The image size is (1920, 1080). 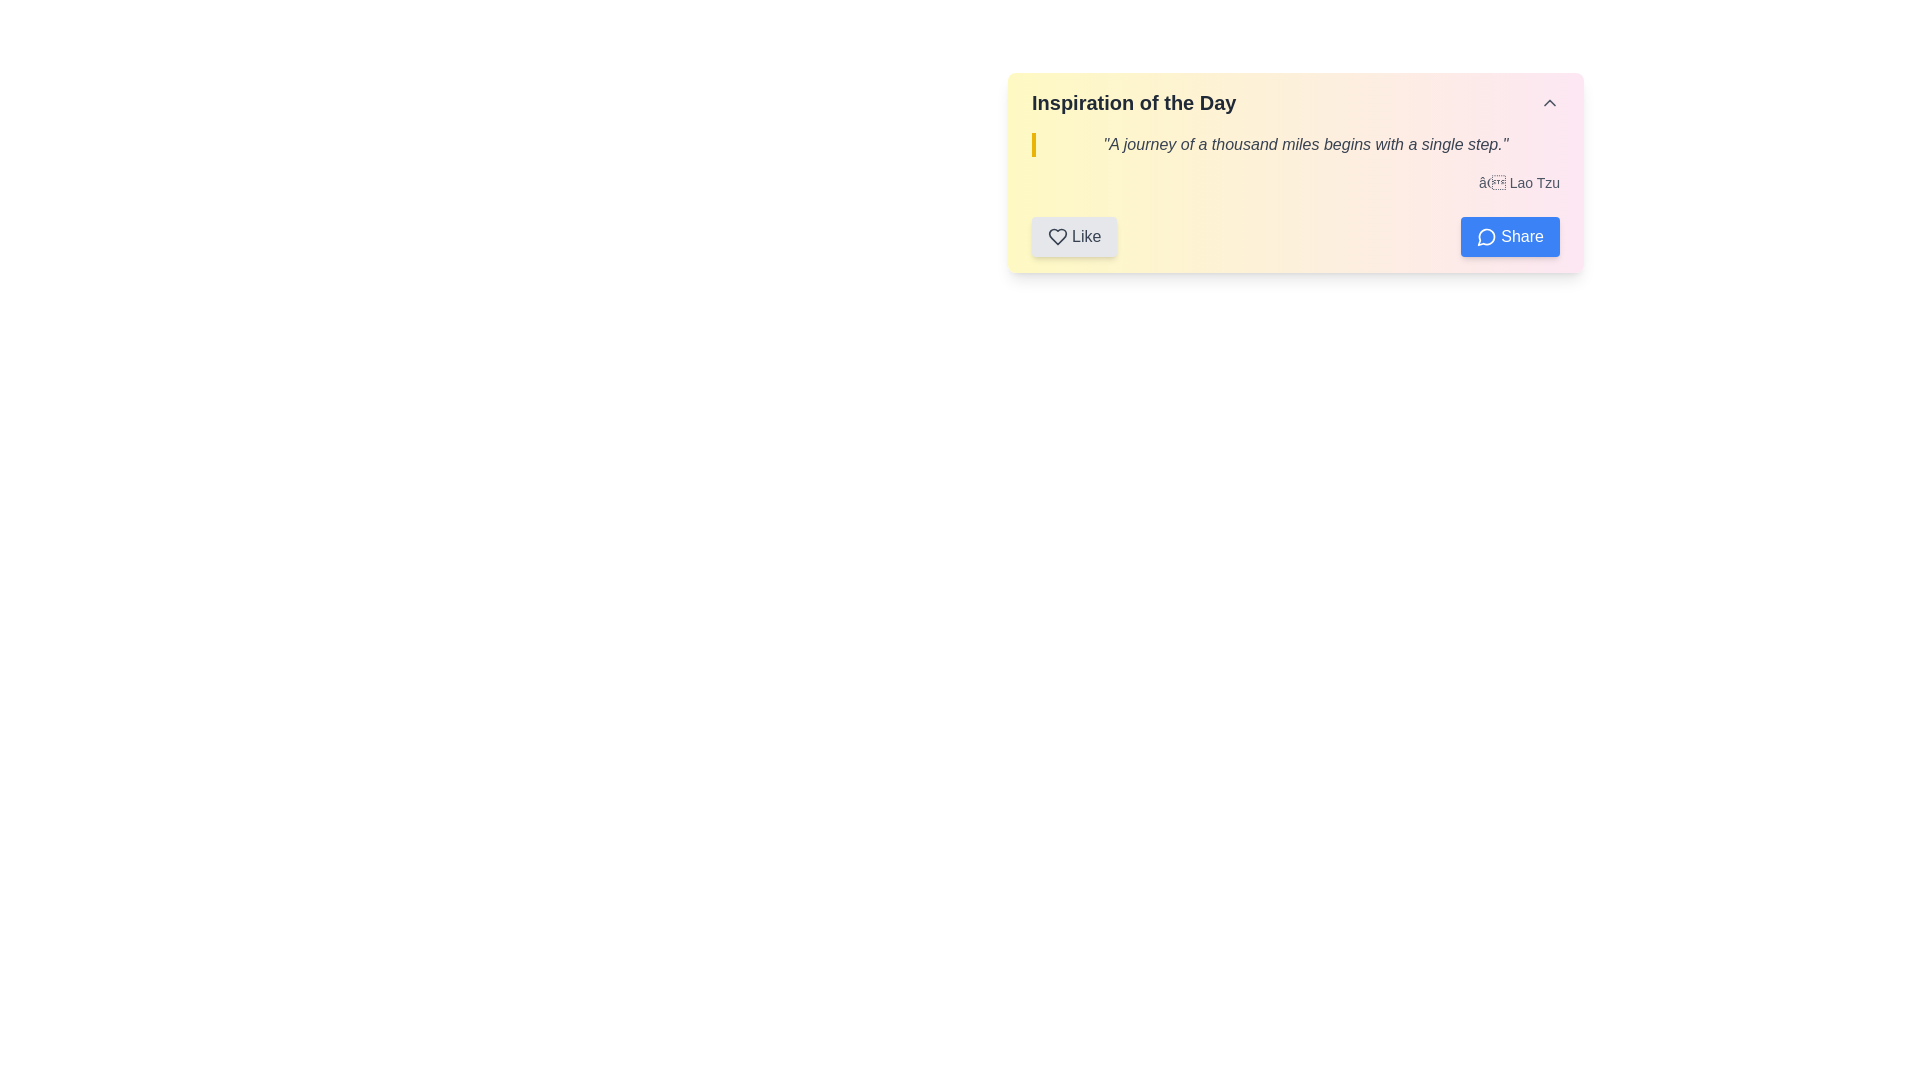 I want to click on text 'Like' located within the button-like UI component near the bottom-left corner of the card displaying an inspirational quote, so click(x=1085, y=235).